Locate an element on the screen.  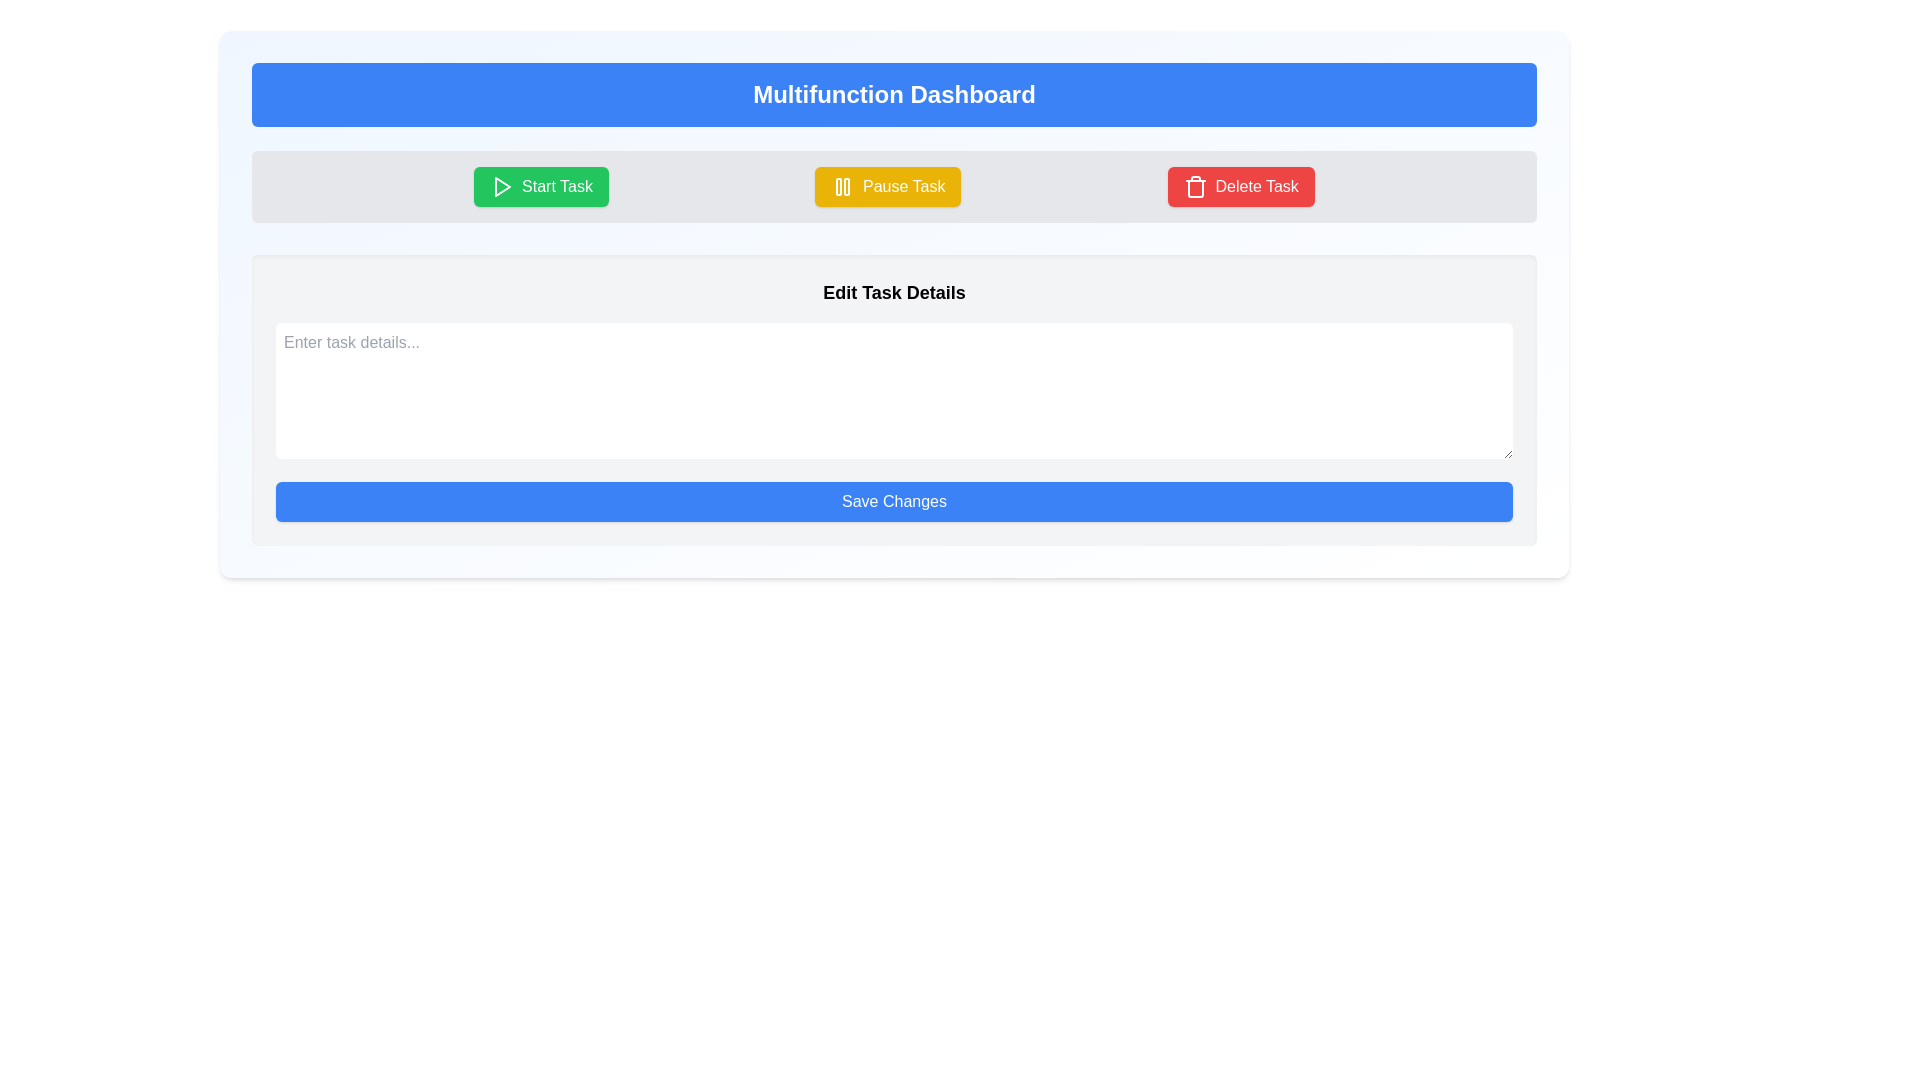
the vividly styled button with a red background and white text reading 'Delete Task' located on the rightmost side of the button row is located at coordinates (1240, 186).